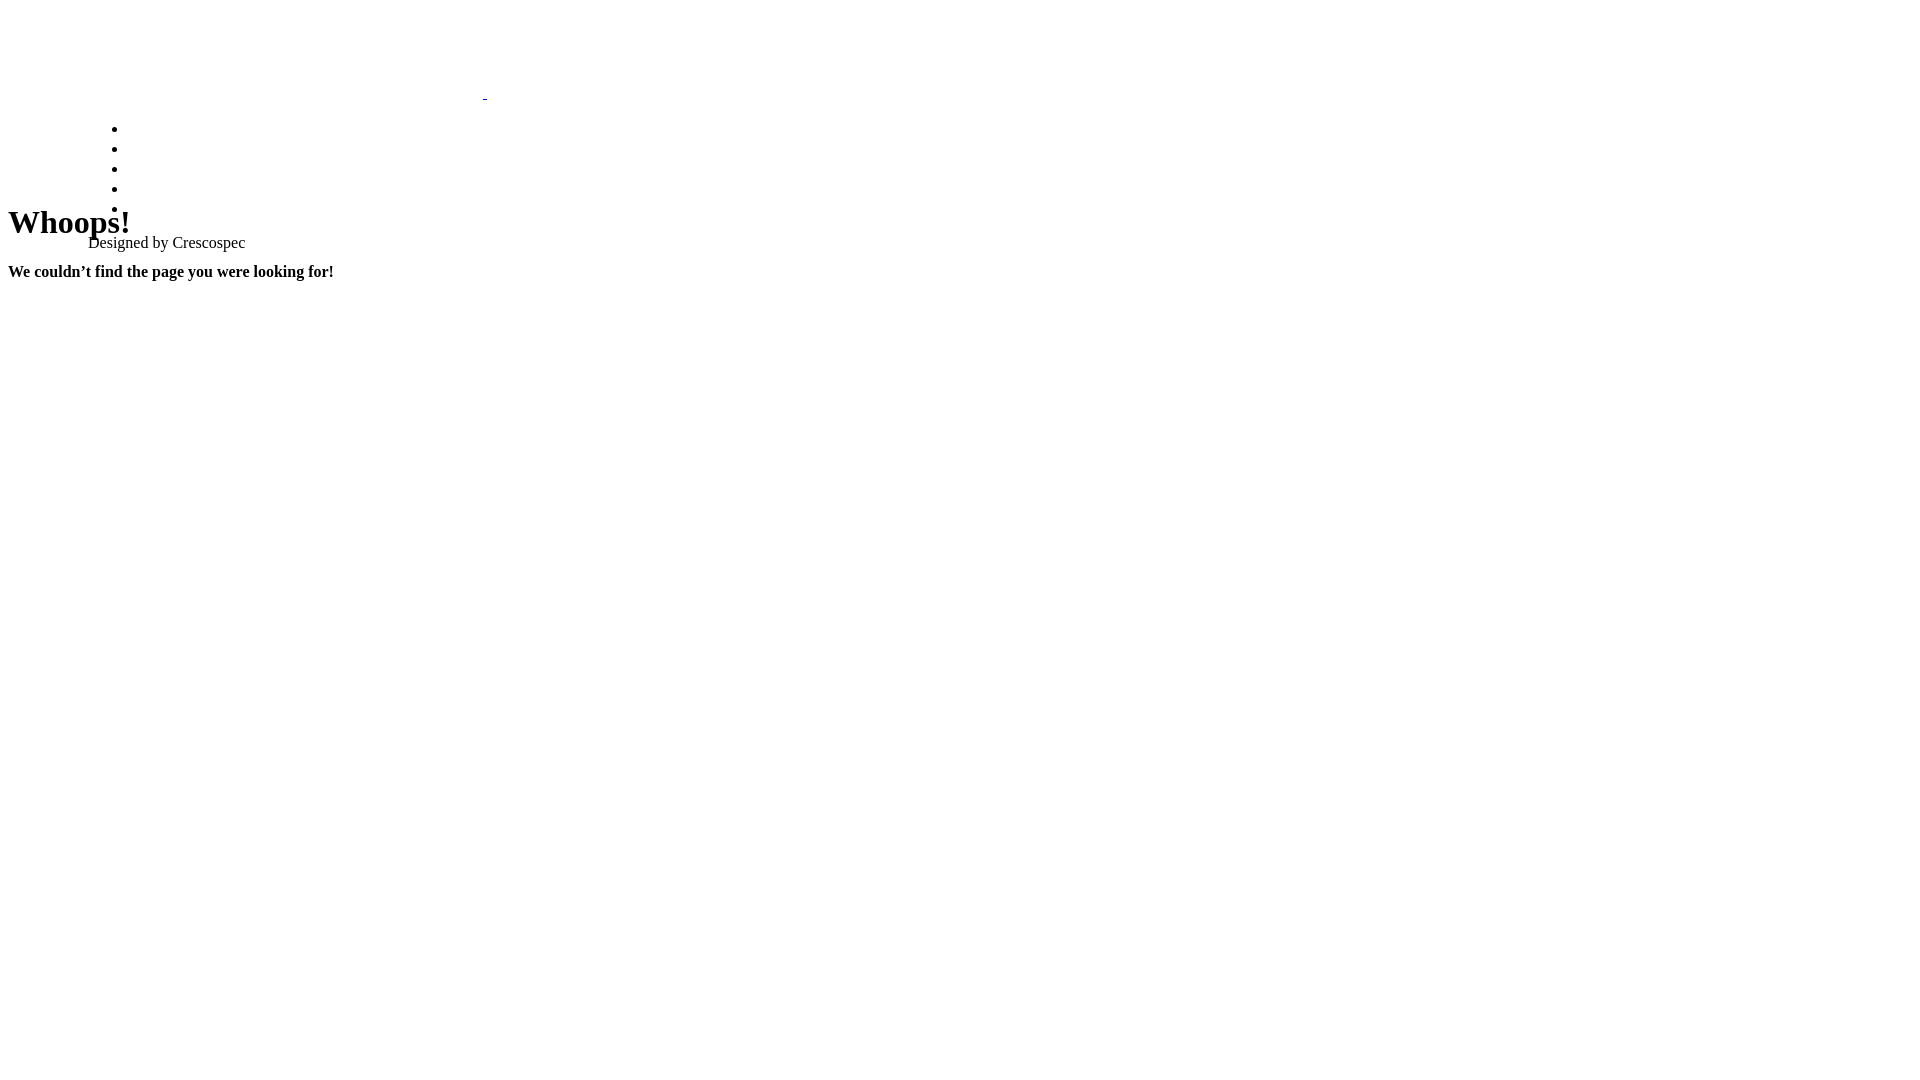 The width and height of the screenshot is (1920, 1080). Describe the element at coordinates (166, 208) in the screenshot. I see `'CONTACT'` at that location.